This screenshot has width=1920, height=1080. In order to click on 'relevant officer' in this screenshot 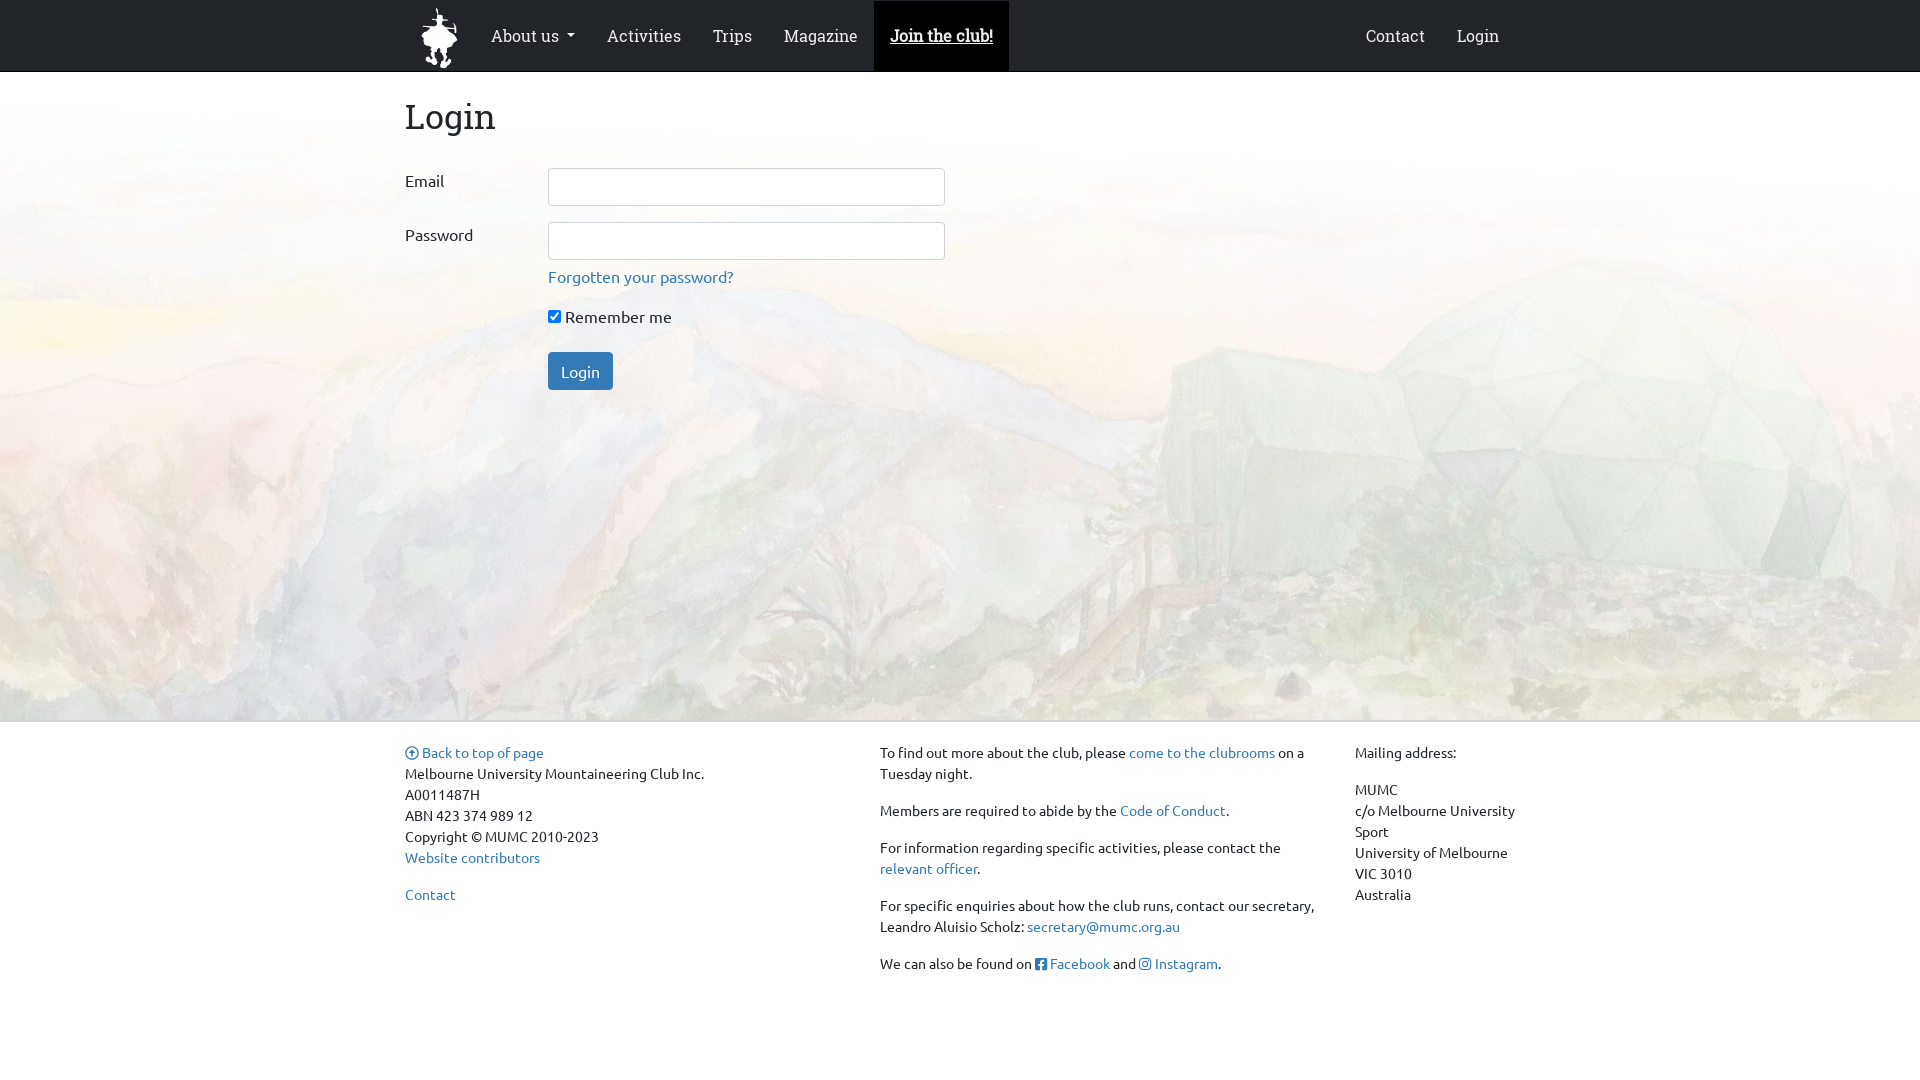, I will do `click(927, 866)`.